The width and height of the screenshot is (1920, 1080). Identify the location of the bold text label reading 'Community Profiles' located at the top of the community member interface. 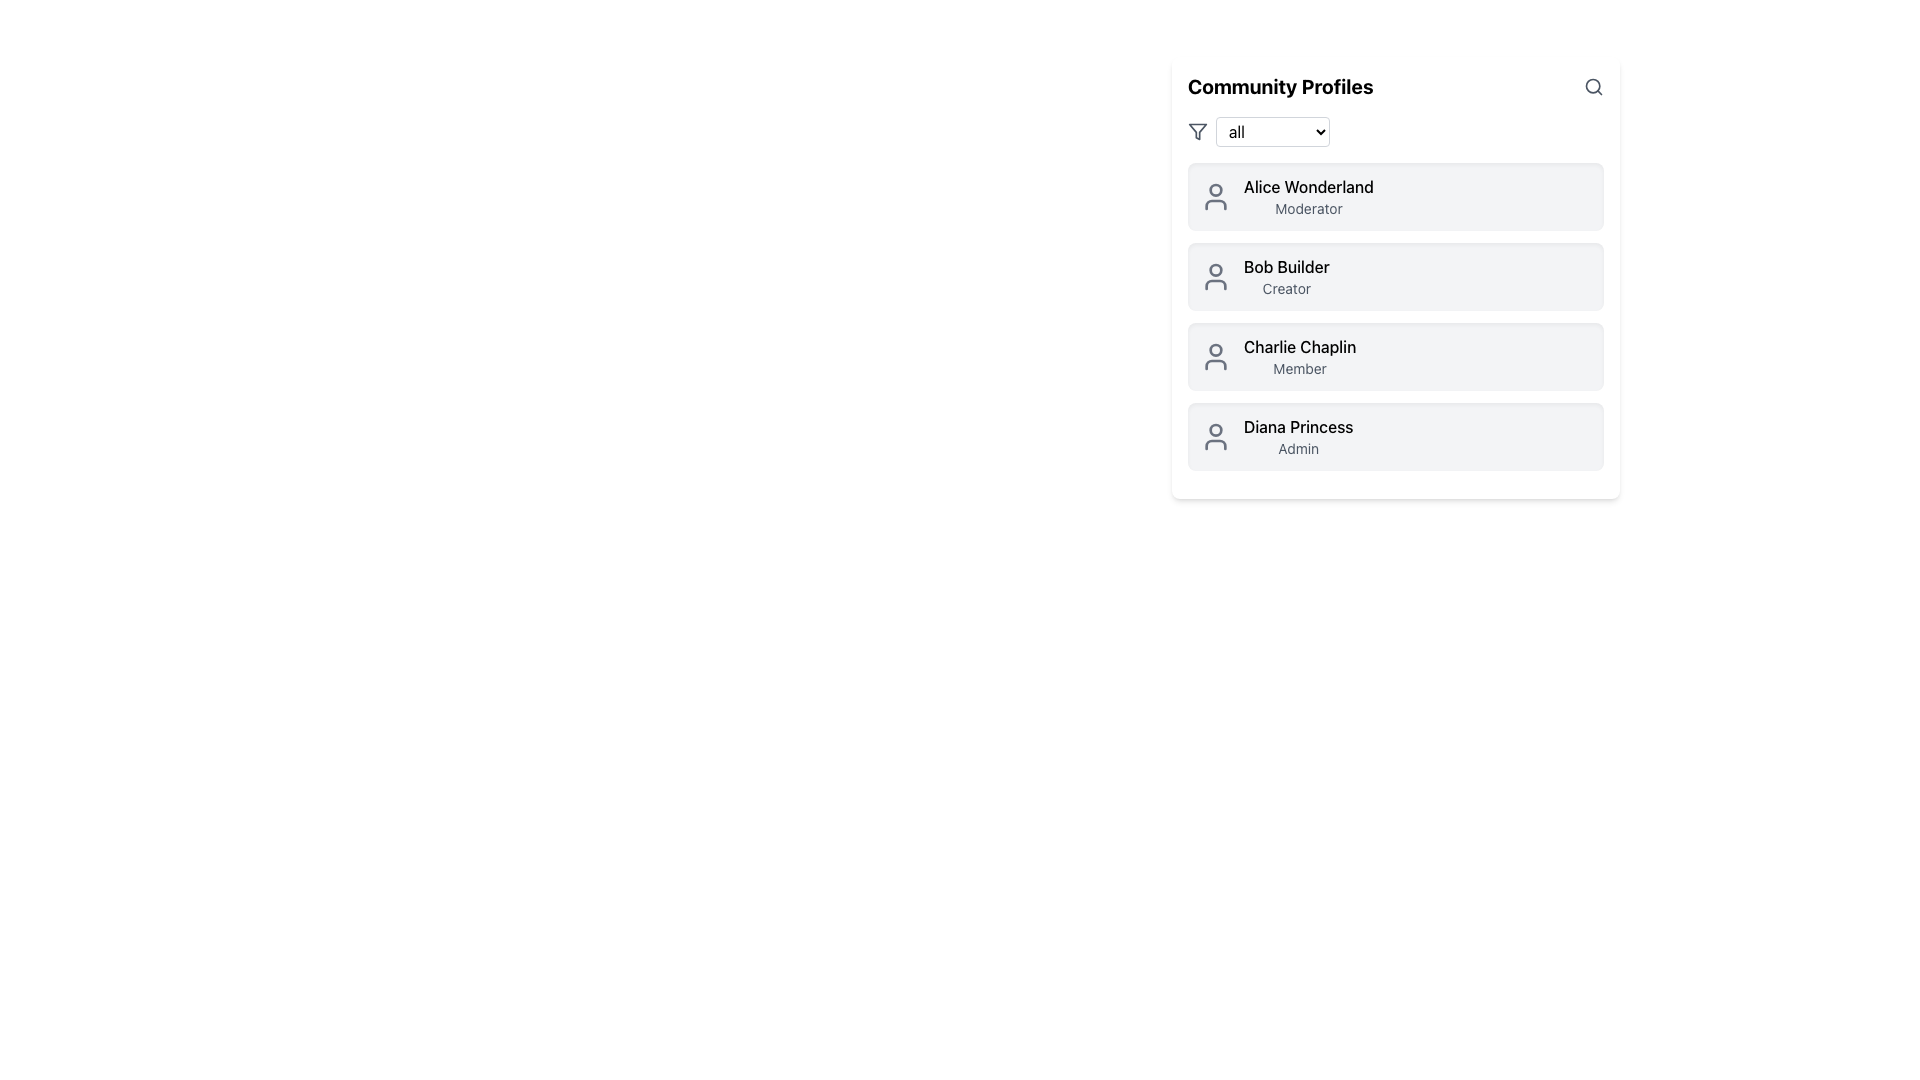
(1280, 86).